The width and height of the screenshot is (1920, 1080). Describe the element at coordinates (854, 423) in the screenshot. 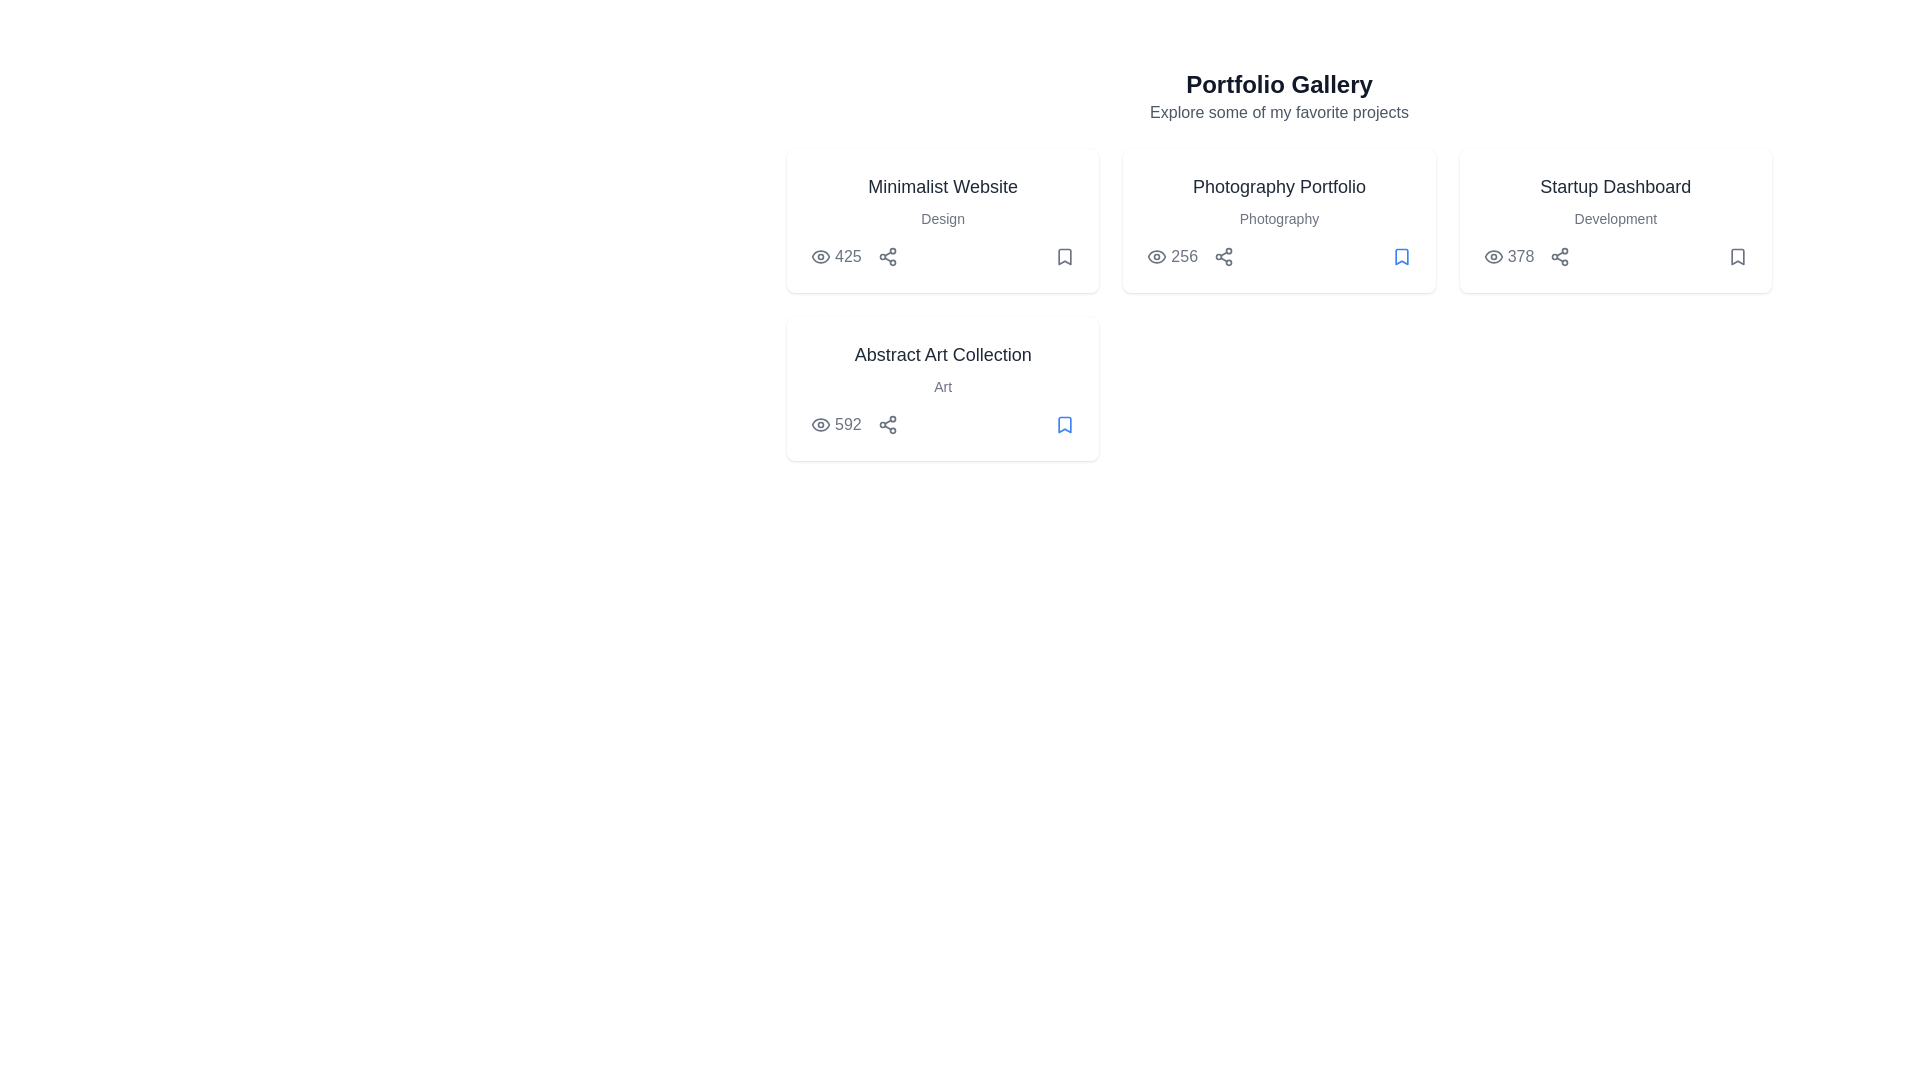

I see `the numerical text '592' styled in gray, located centrally within the horizontal cluster of icons in the lower section of the 'Abstract Art Collection' card` at that location.